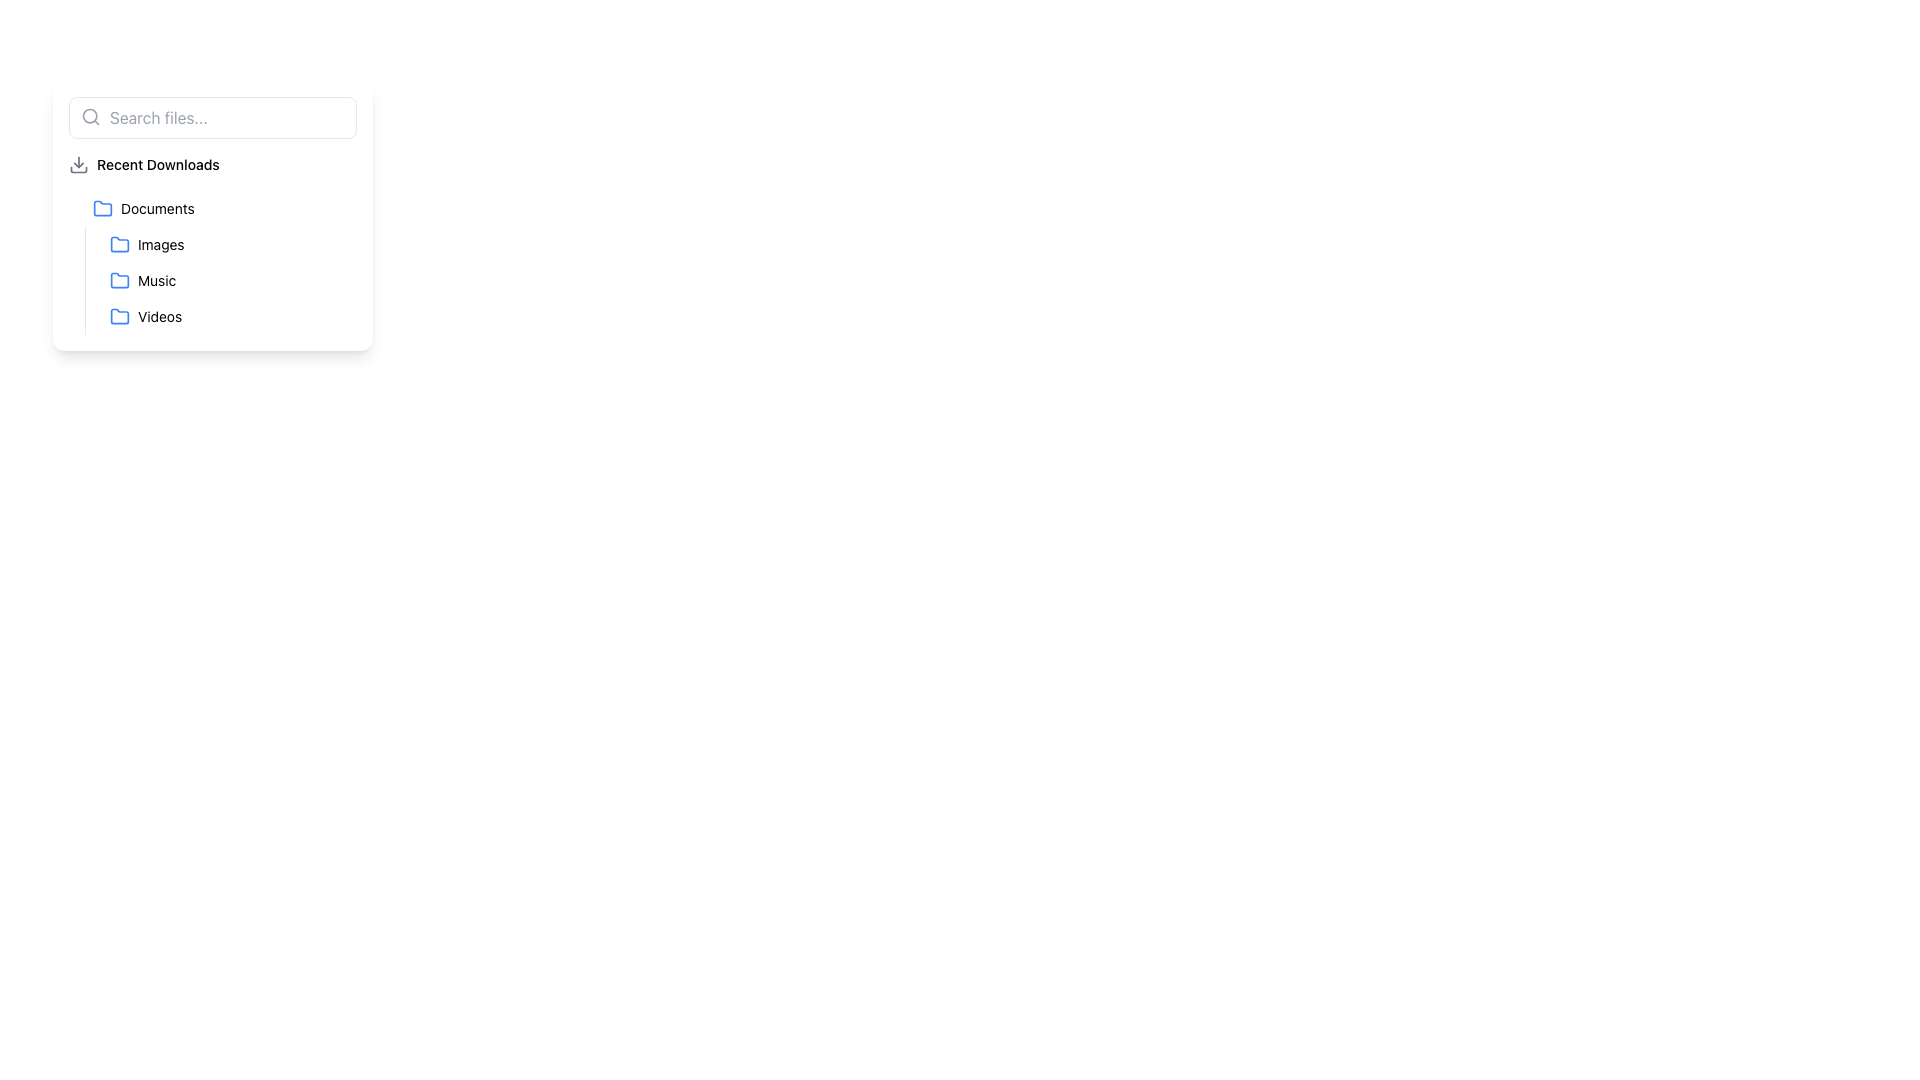 The image size is (1920, 1080). Describe the element at coordinates (212, 216) in the screenshot. I see `the vertical list of labeled folder items located under the 'Recent Downloads' section to navigate through categorized files such as 'Documents', 'Images', 'Music', and 'Videos'` at that location.